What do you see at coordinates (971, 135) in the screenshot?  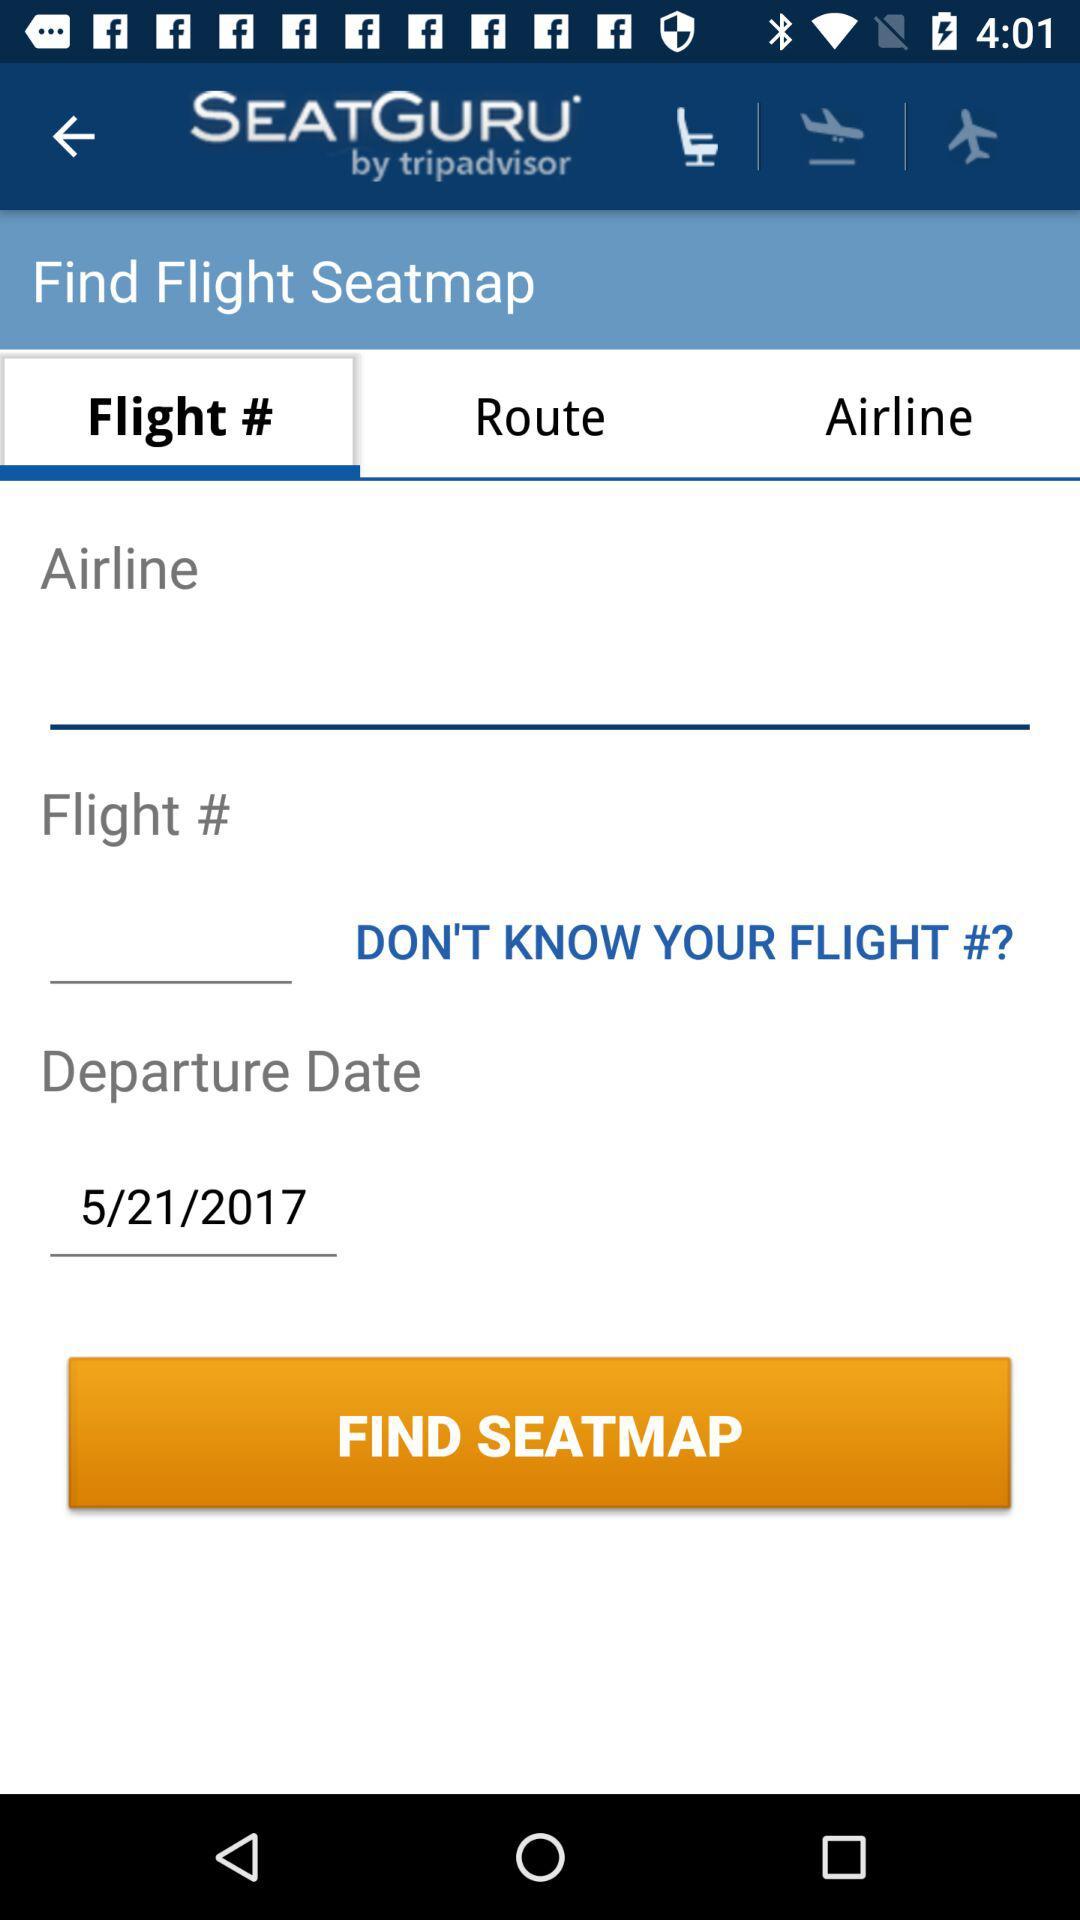 I see `to select flights toggle to flight search` at bounding box center [971, 135].